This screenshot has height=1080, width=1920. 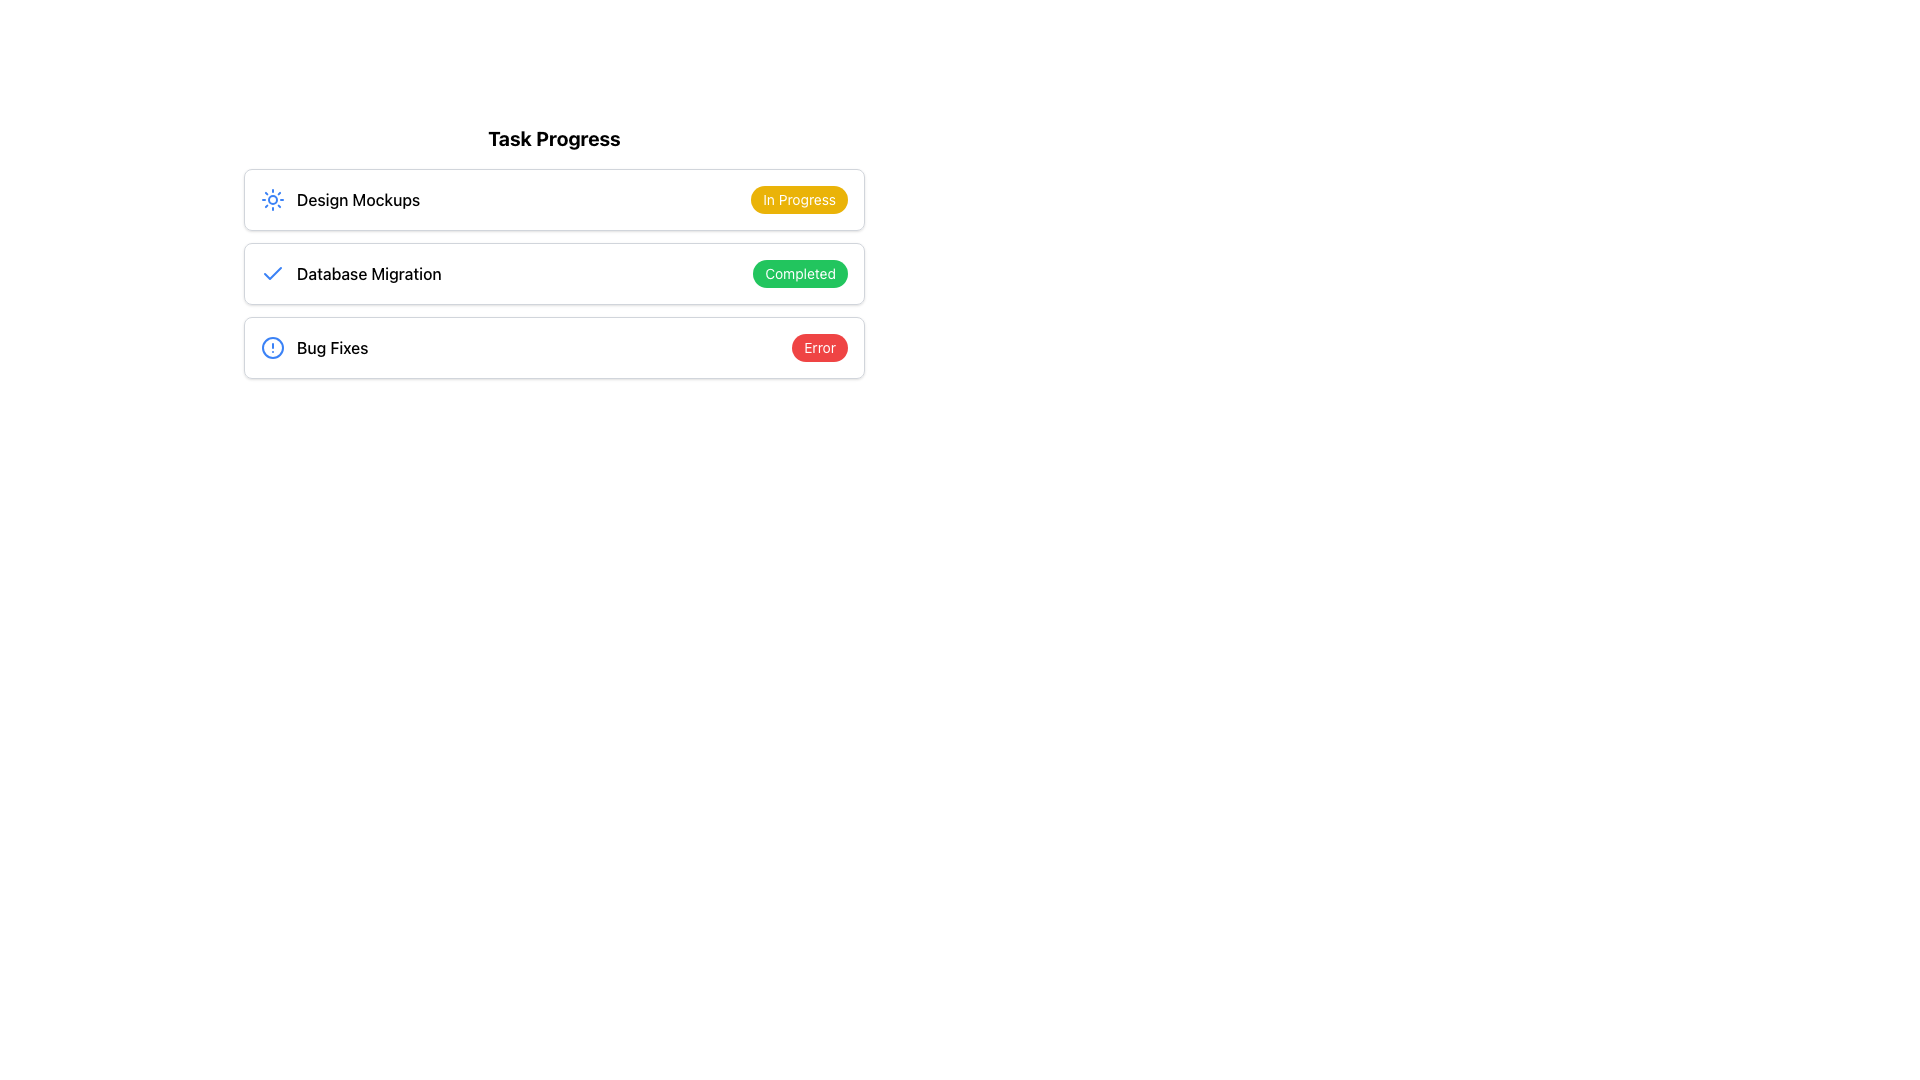 I want to click on text label that says 'Bug Fixes', which is the third entry in the task list under 'Task Progress', so click(x=332, y=346).